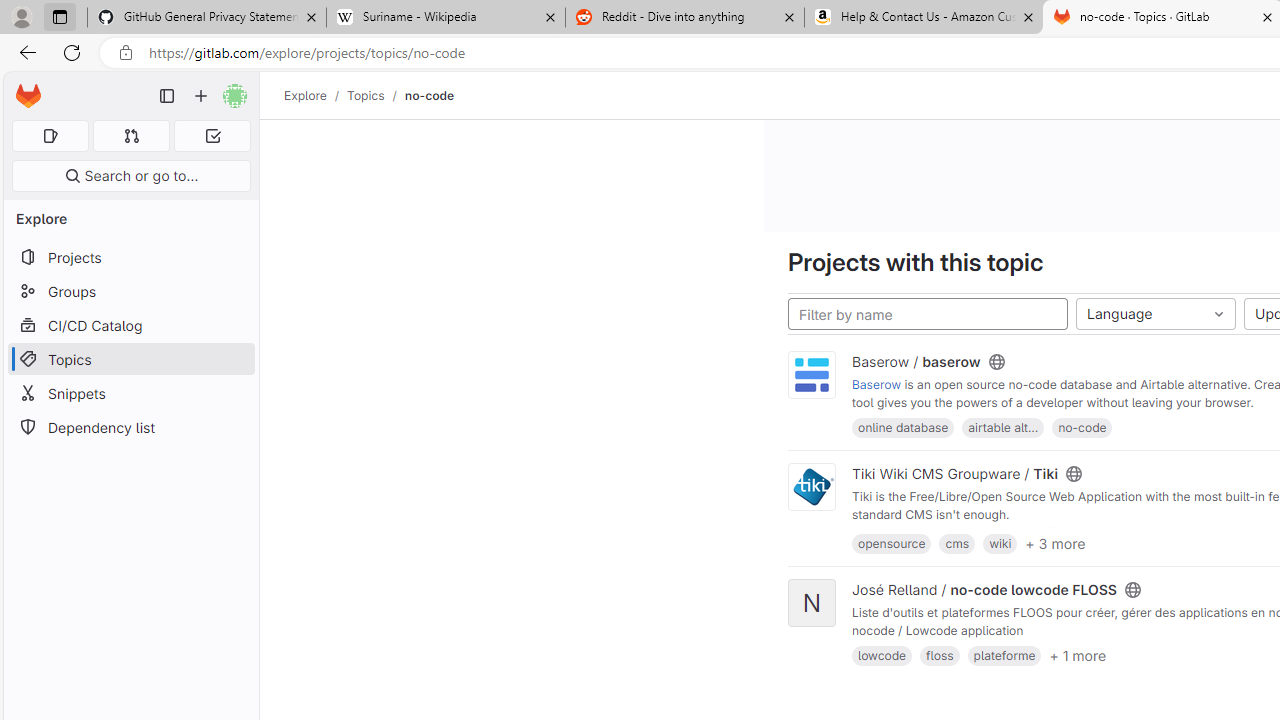  I want to click on 'lowcode', so click(880, 655).